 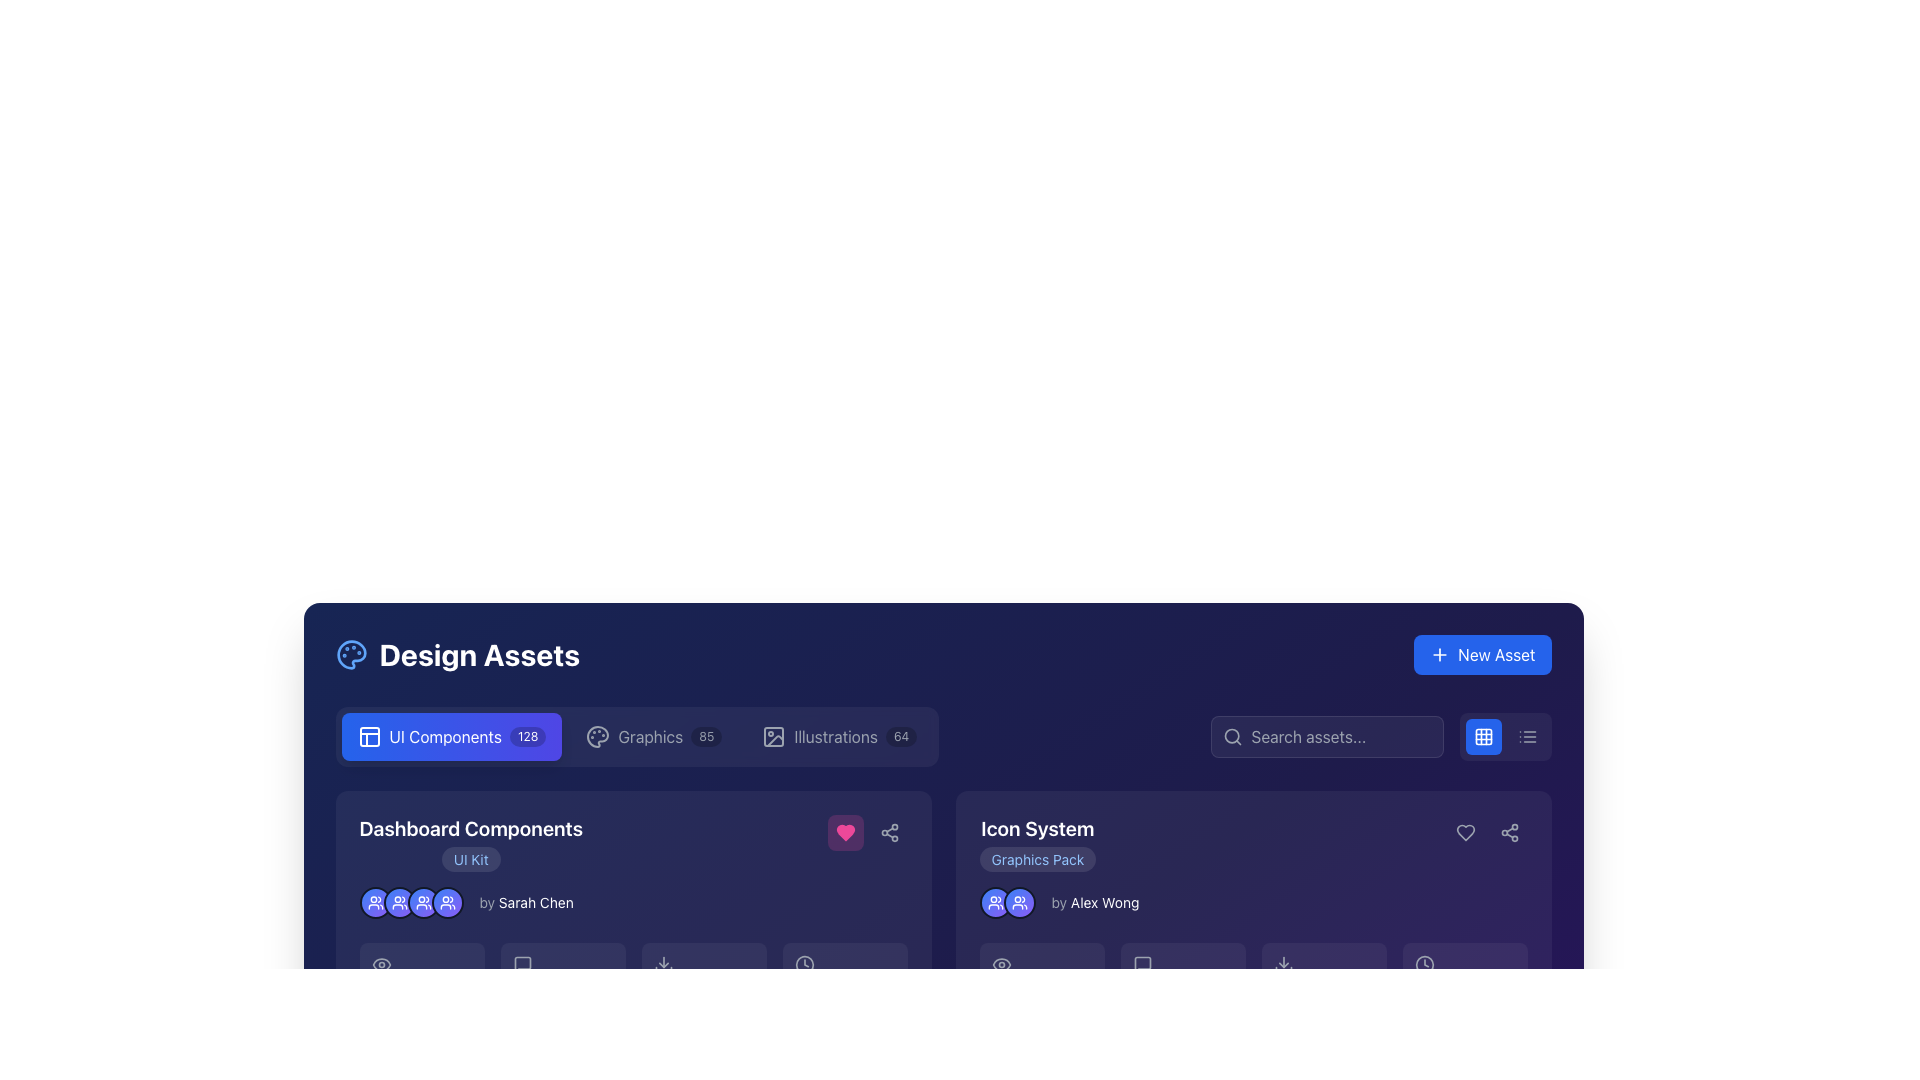 I want to click on the 'Icon System' text label which categorizes a design asset within the card layout of the interface, so click(x=1037, y=843).